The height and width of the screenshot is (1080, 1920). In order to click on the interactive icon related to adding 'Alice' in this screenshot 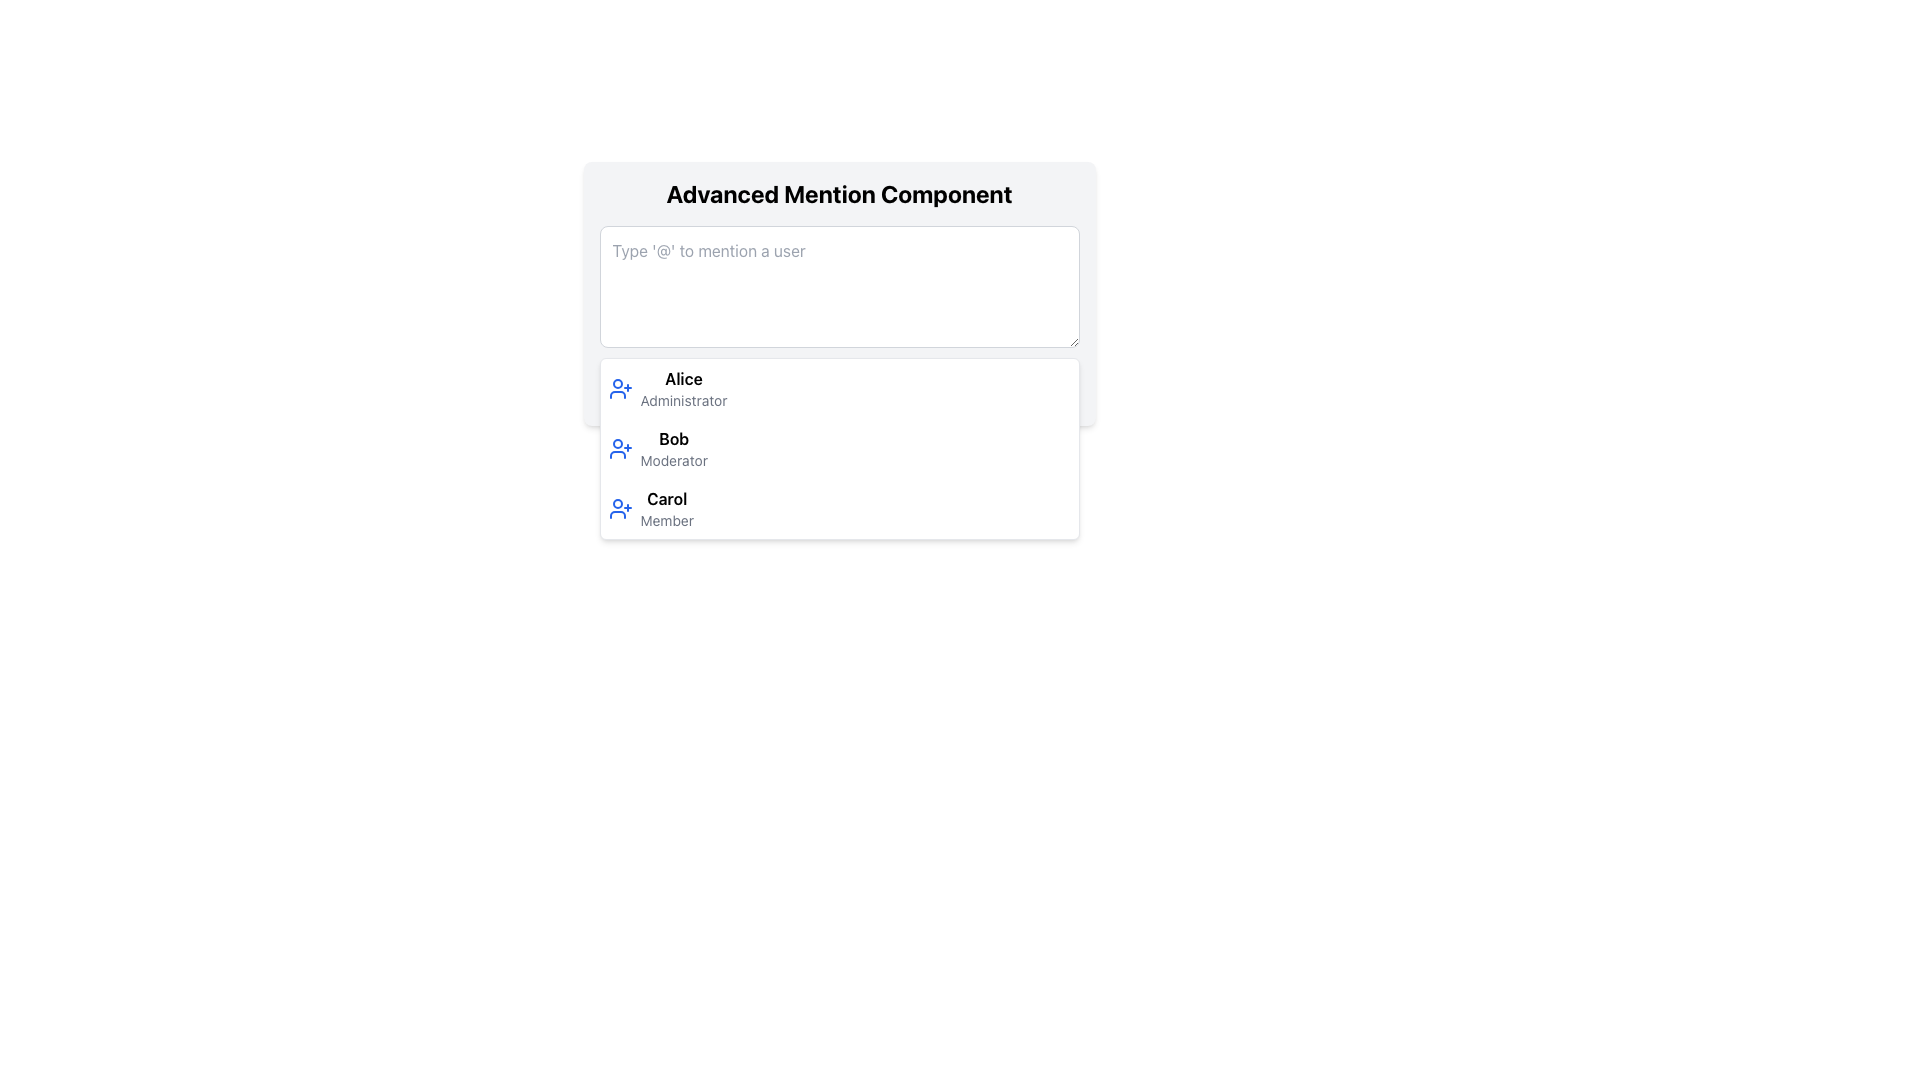, I will do `click(619, 389)`.